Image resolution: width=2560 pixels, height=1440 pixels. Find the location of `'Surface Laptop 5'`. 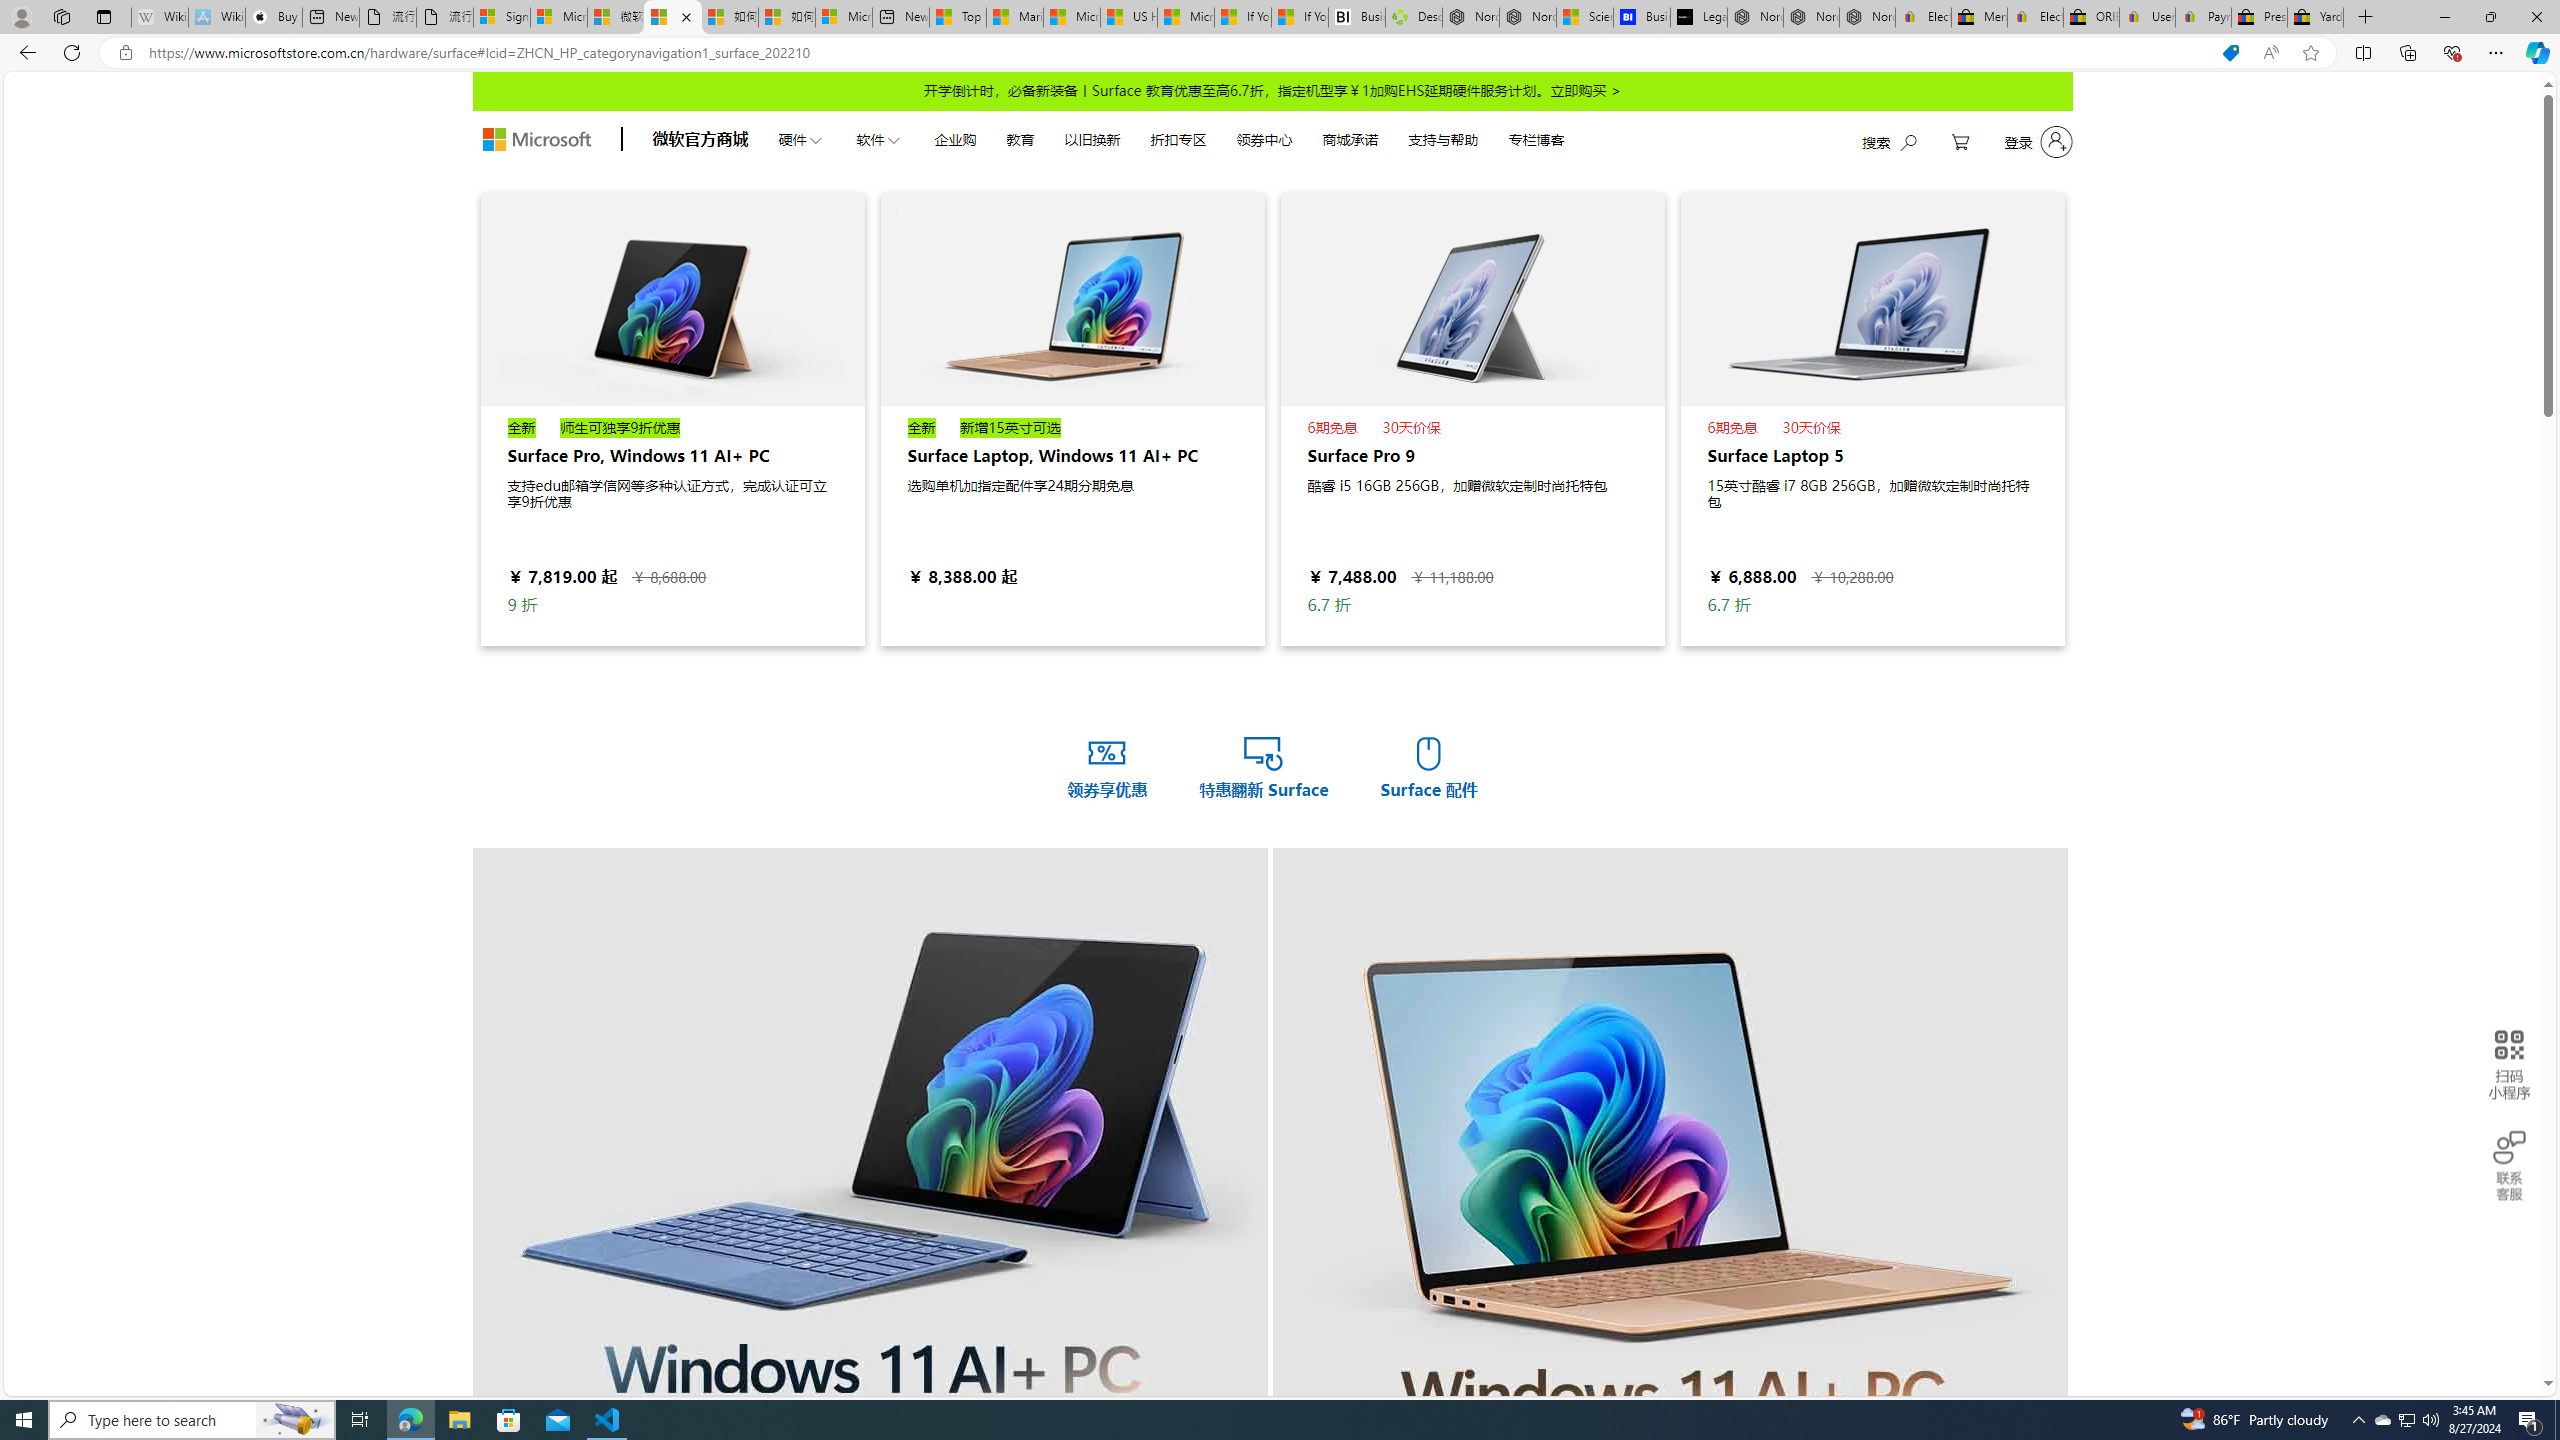

'Surface Laptop 5' is located at coordinates (1871, 418).